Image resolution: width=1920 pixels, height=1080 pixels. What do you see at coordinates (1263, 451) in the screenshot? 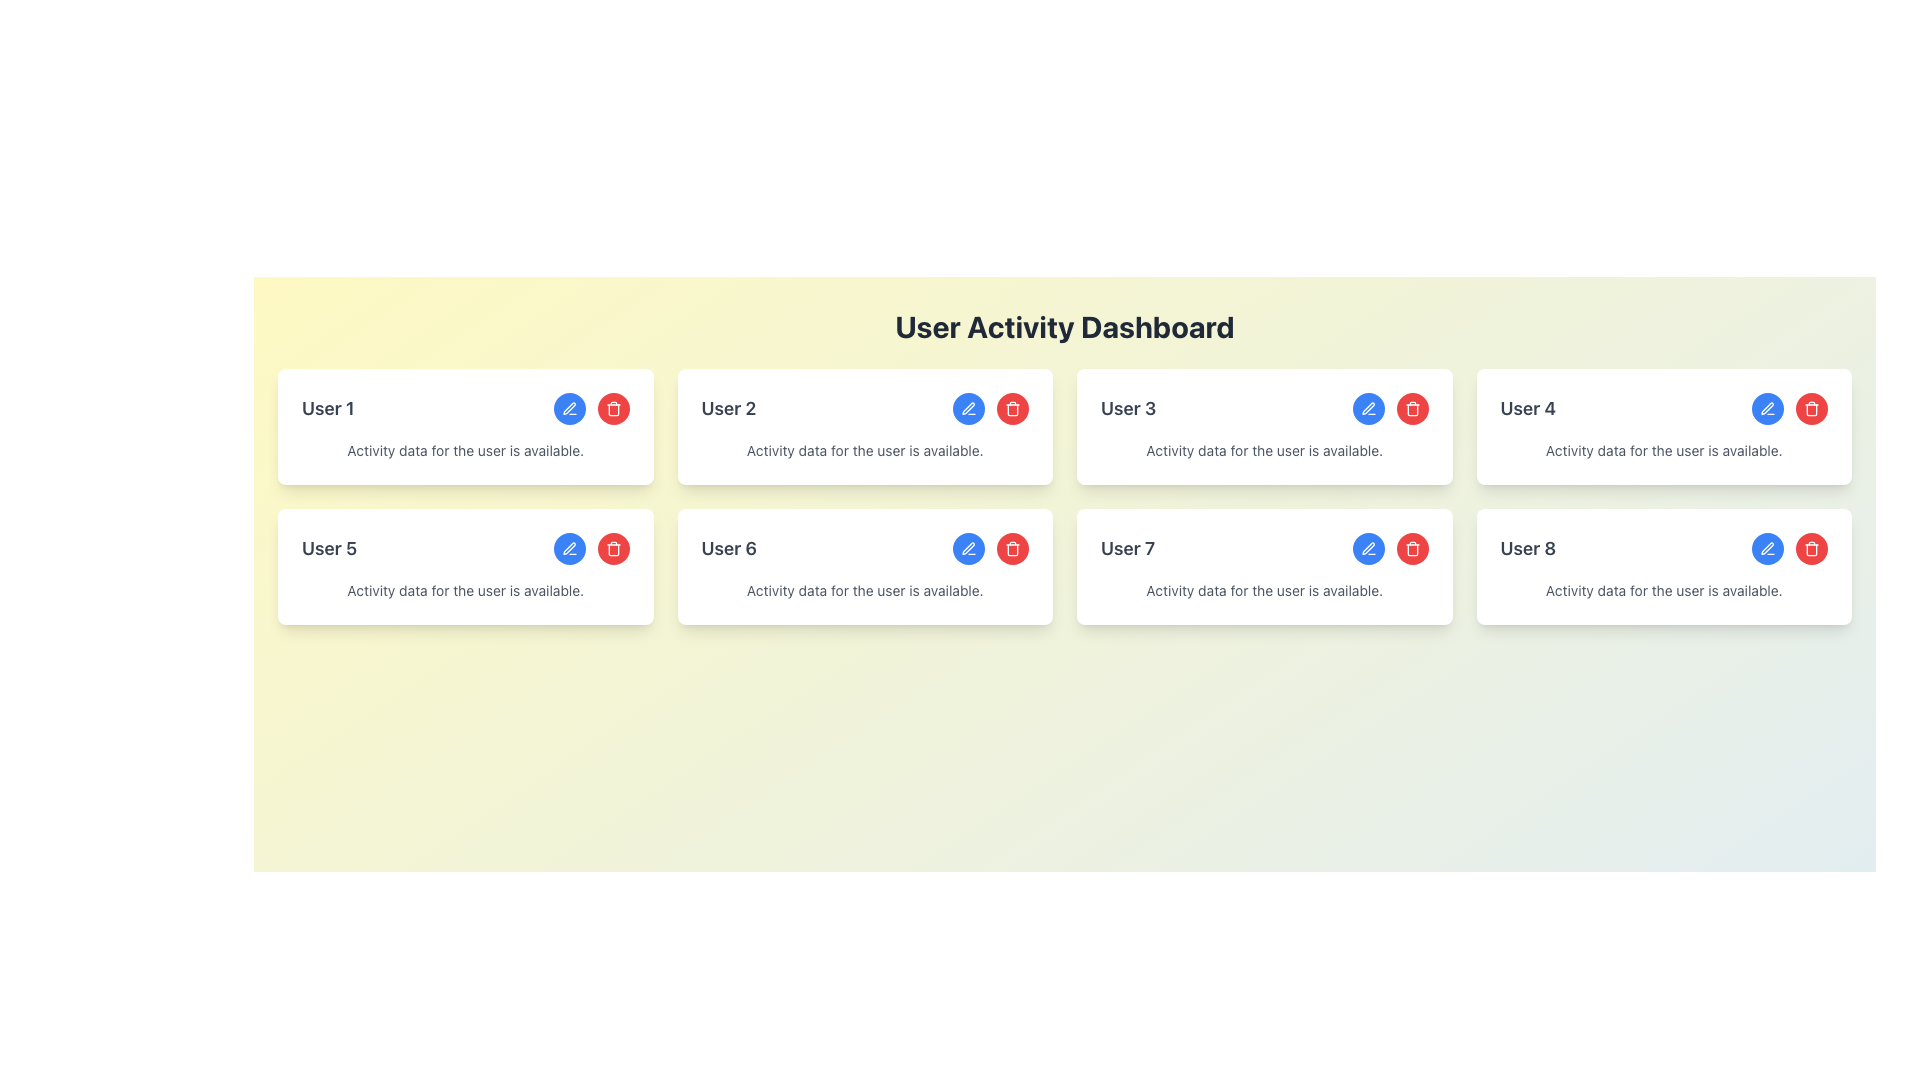
I see `the static text element that reads 'Activity data for the user is available.' located within the card titled 'User 3' in the third column of the top row` at bounding box center [1263, 451].